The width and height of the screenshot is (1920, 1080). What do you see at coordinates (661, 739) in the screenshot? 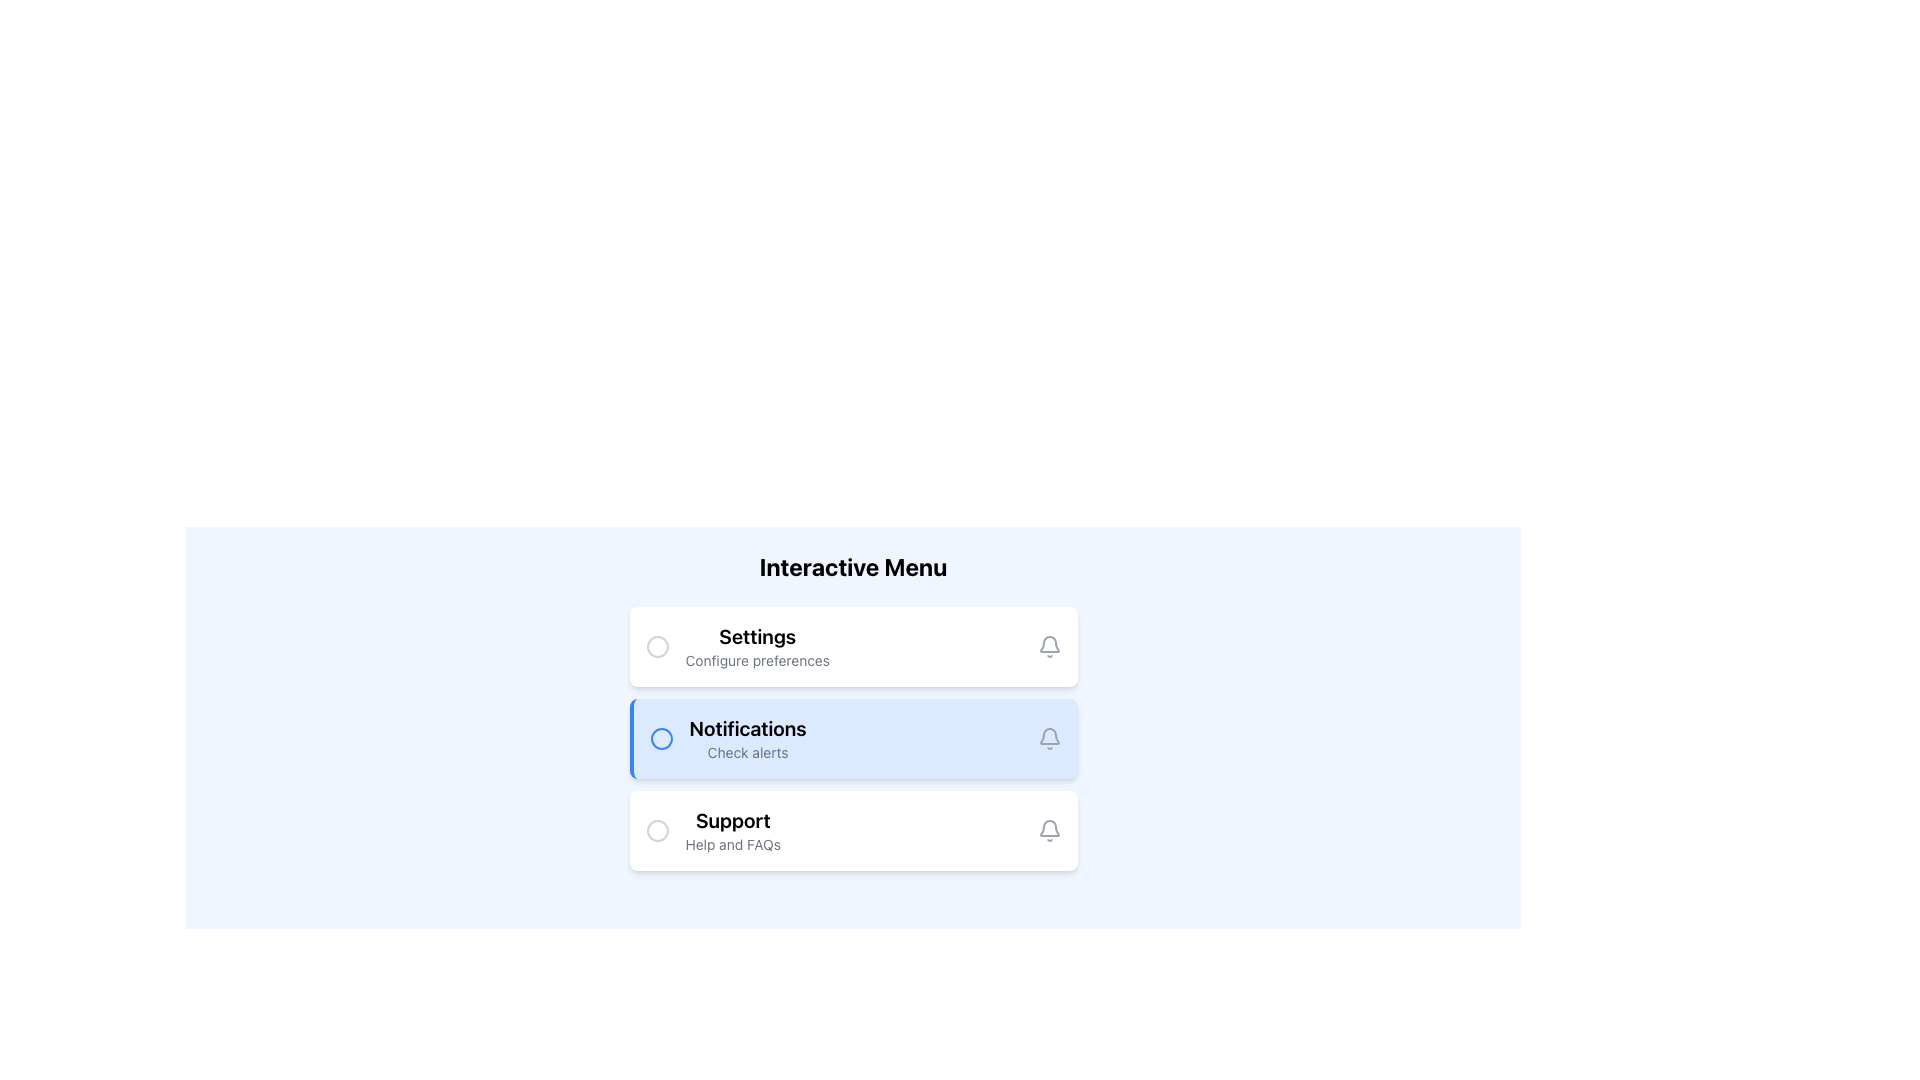
I see `the SVG Icon associated with the 'Notifications' menu item, which is positioned to the left of the text 'Check alerts' and above the main text 'Notifications'` at bounding box center [661, 739].